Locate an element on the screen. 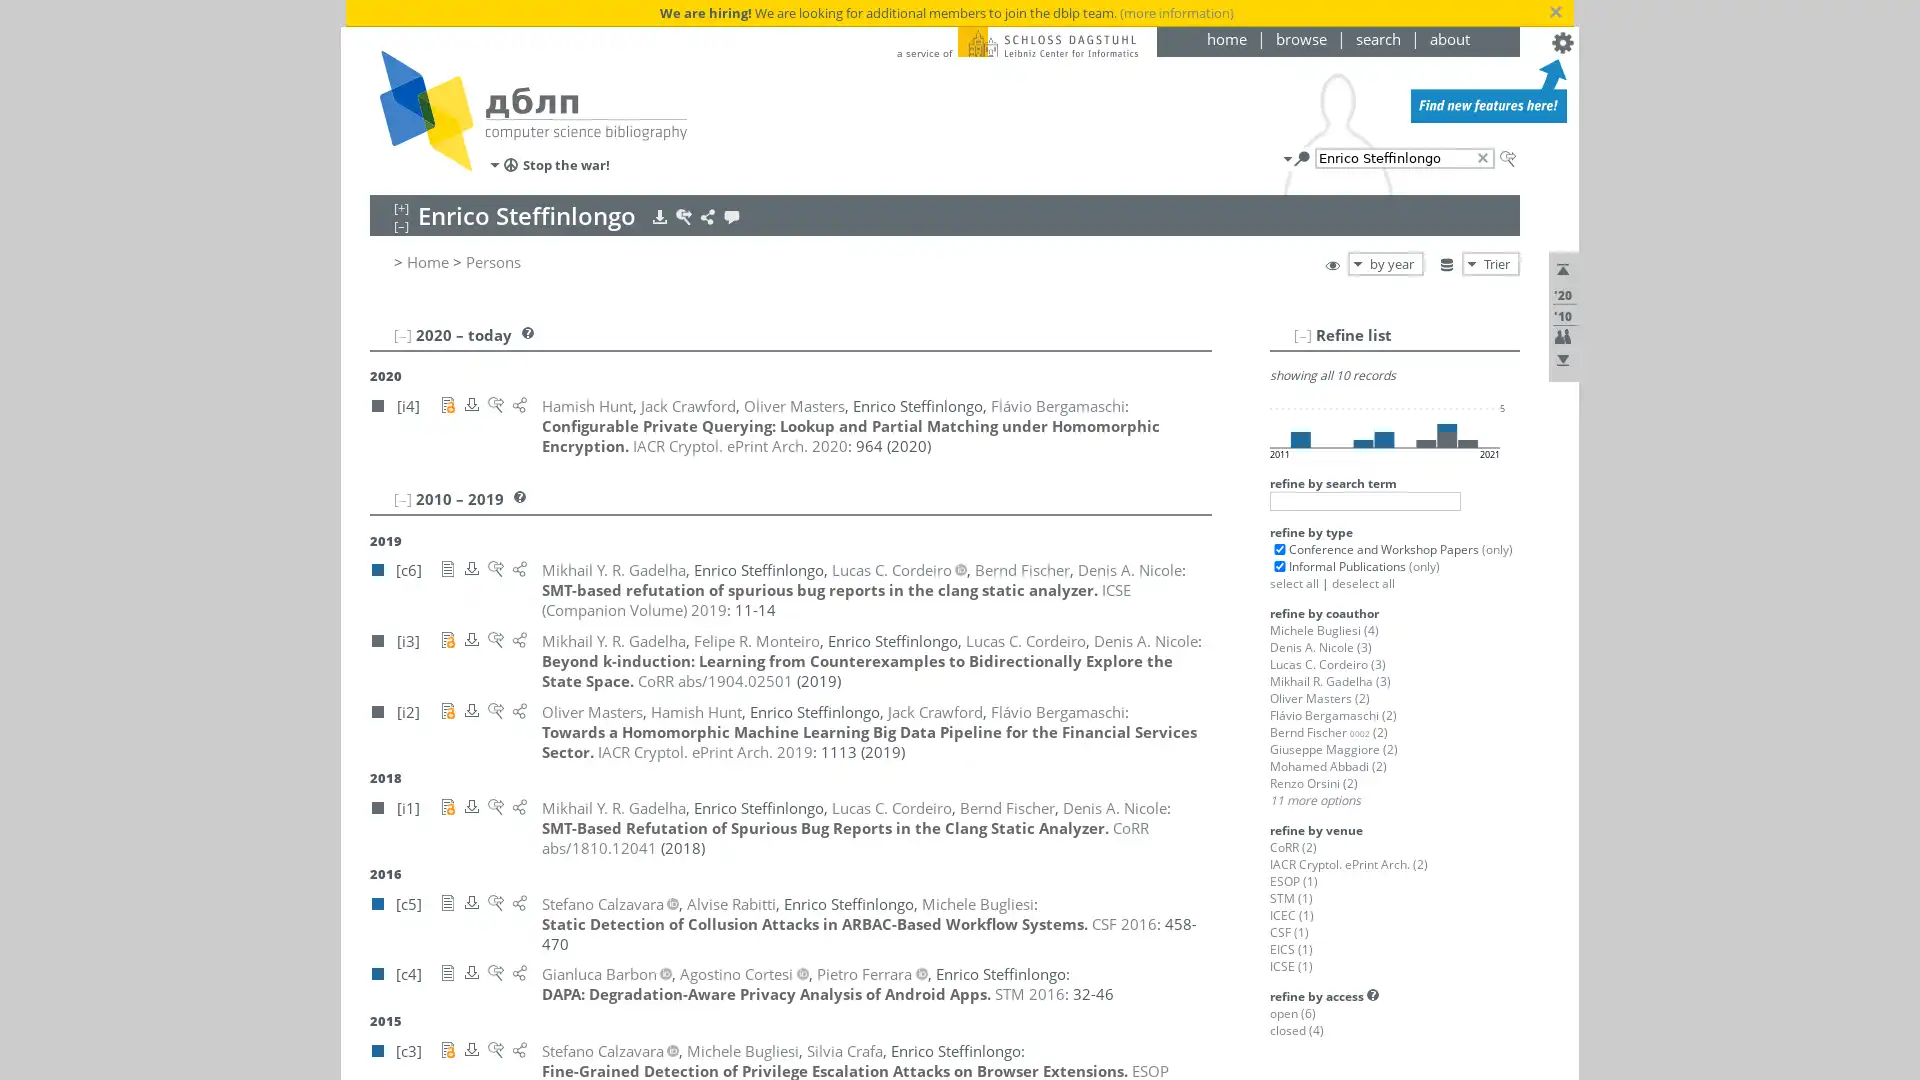  EICS (1) is located at coordinates (1291, 948).